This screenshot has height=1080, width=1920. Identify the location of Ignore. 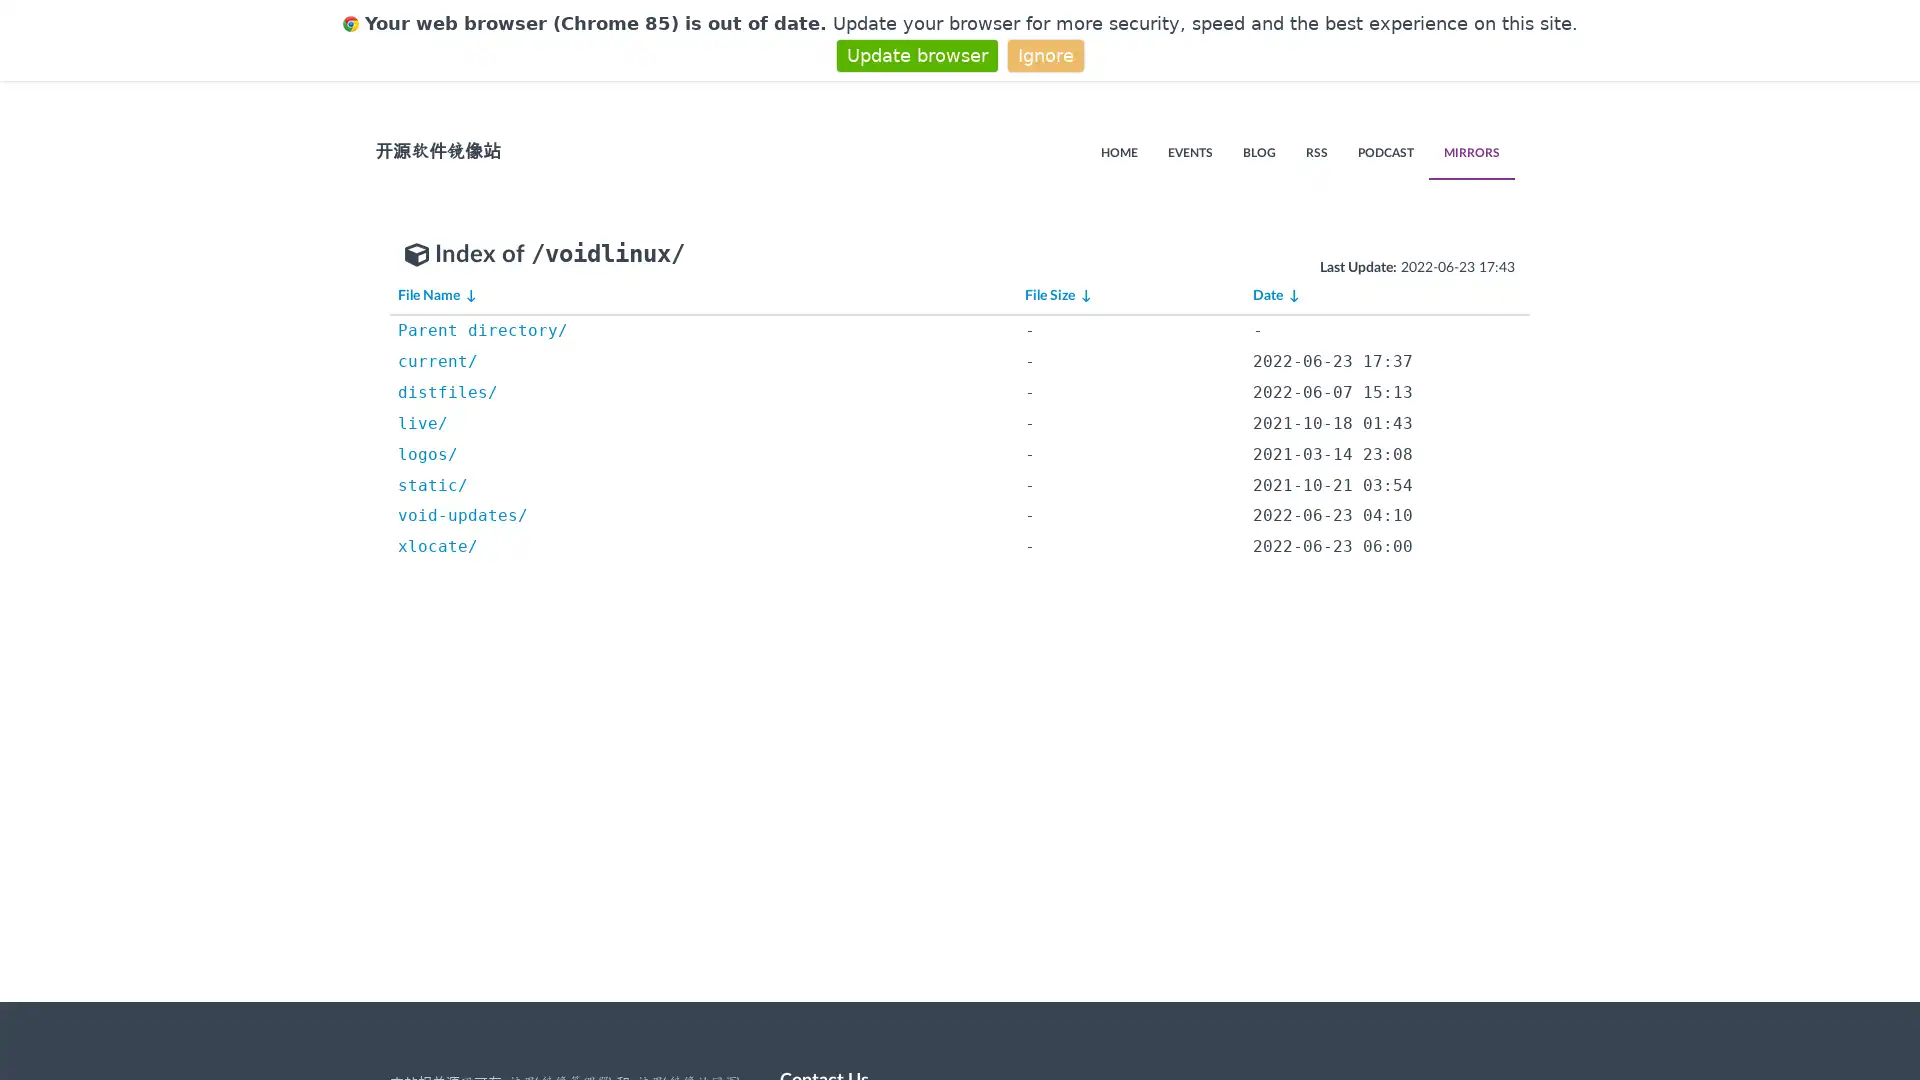
(1044, 54).